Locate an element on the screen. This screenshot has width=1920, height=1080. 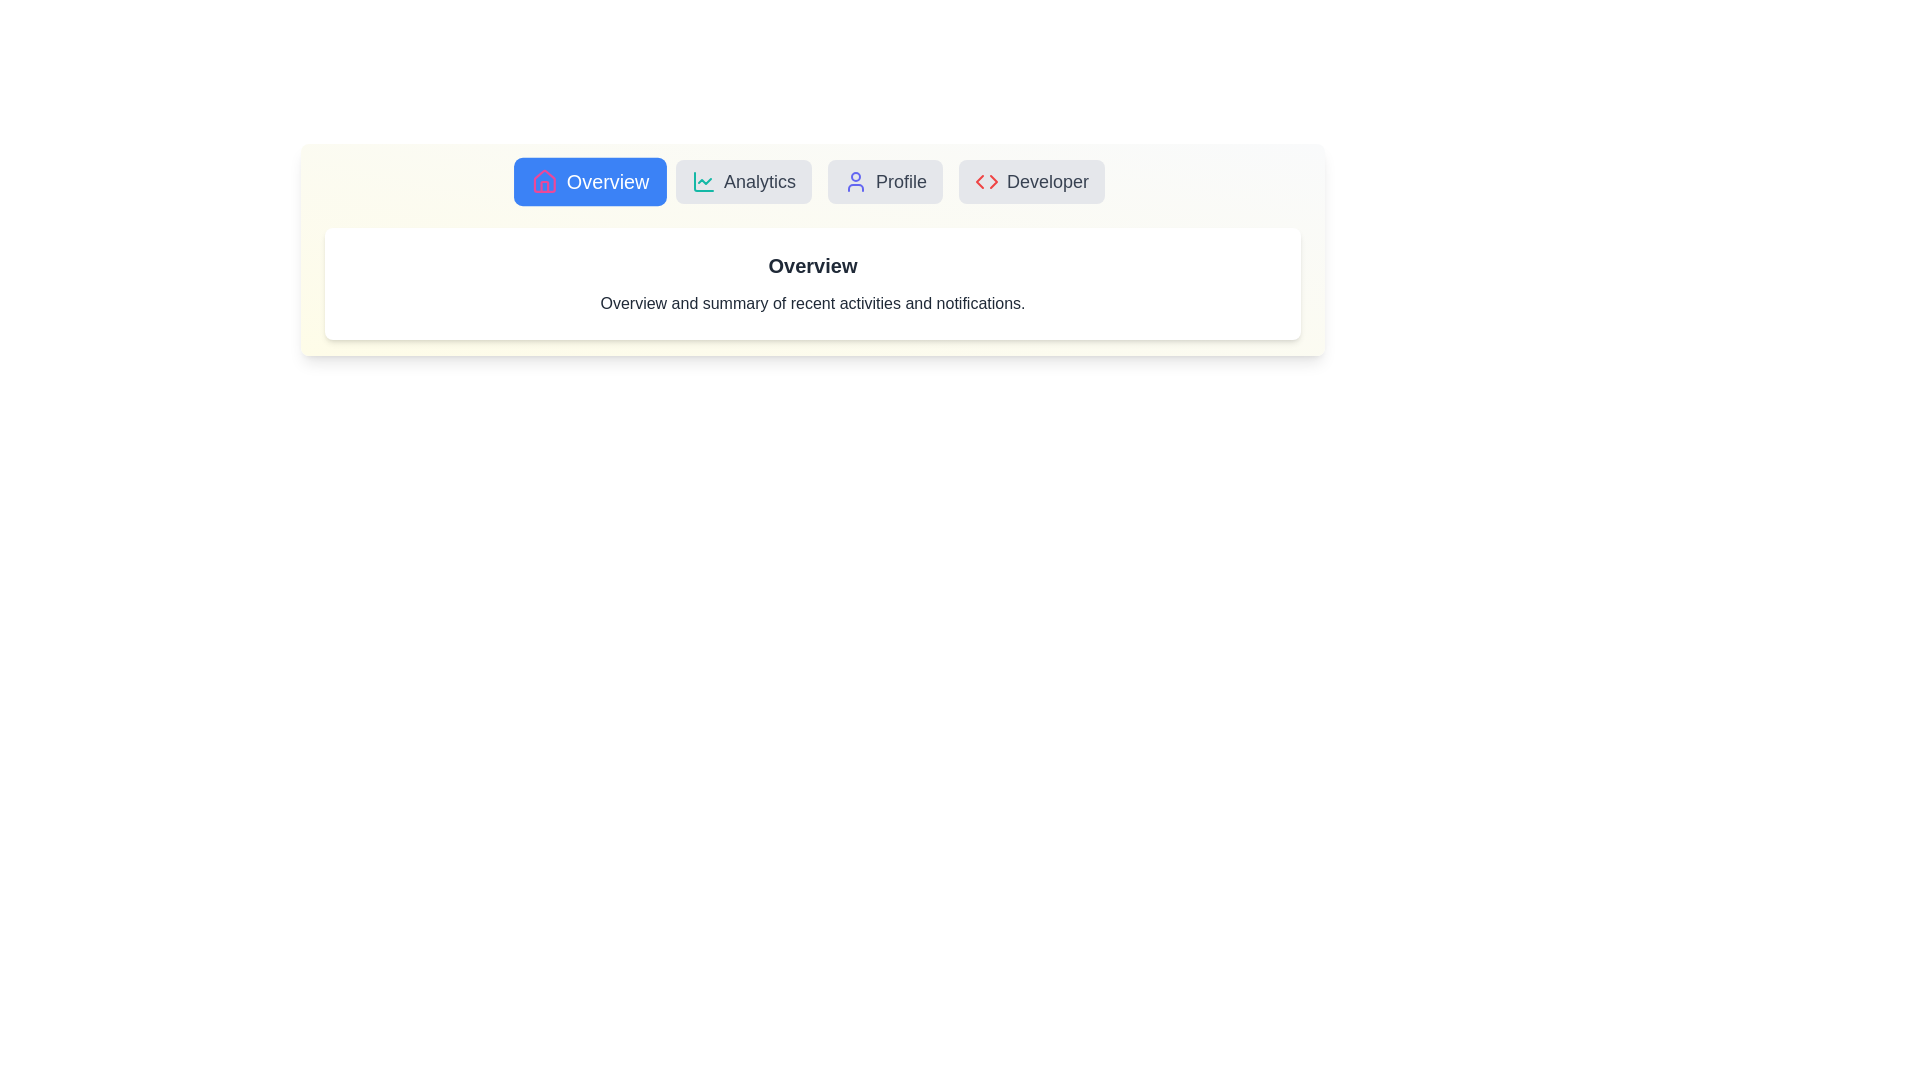
the Overview tab to view its content is located at coordinates (589, 181).